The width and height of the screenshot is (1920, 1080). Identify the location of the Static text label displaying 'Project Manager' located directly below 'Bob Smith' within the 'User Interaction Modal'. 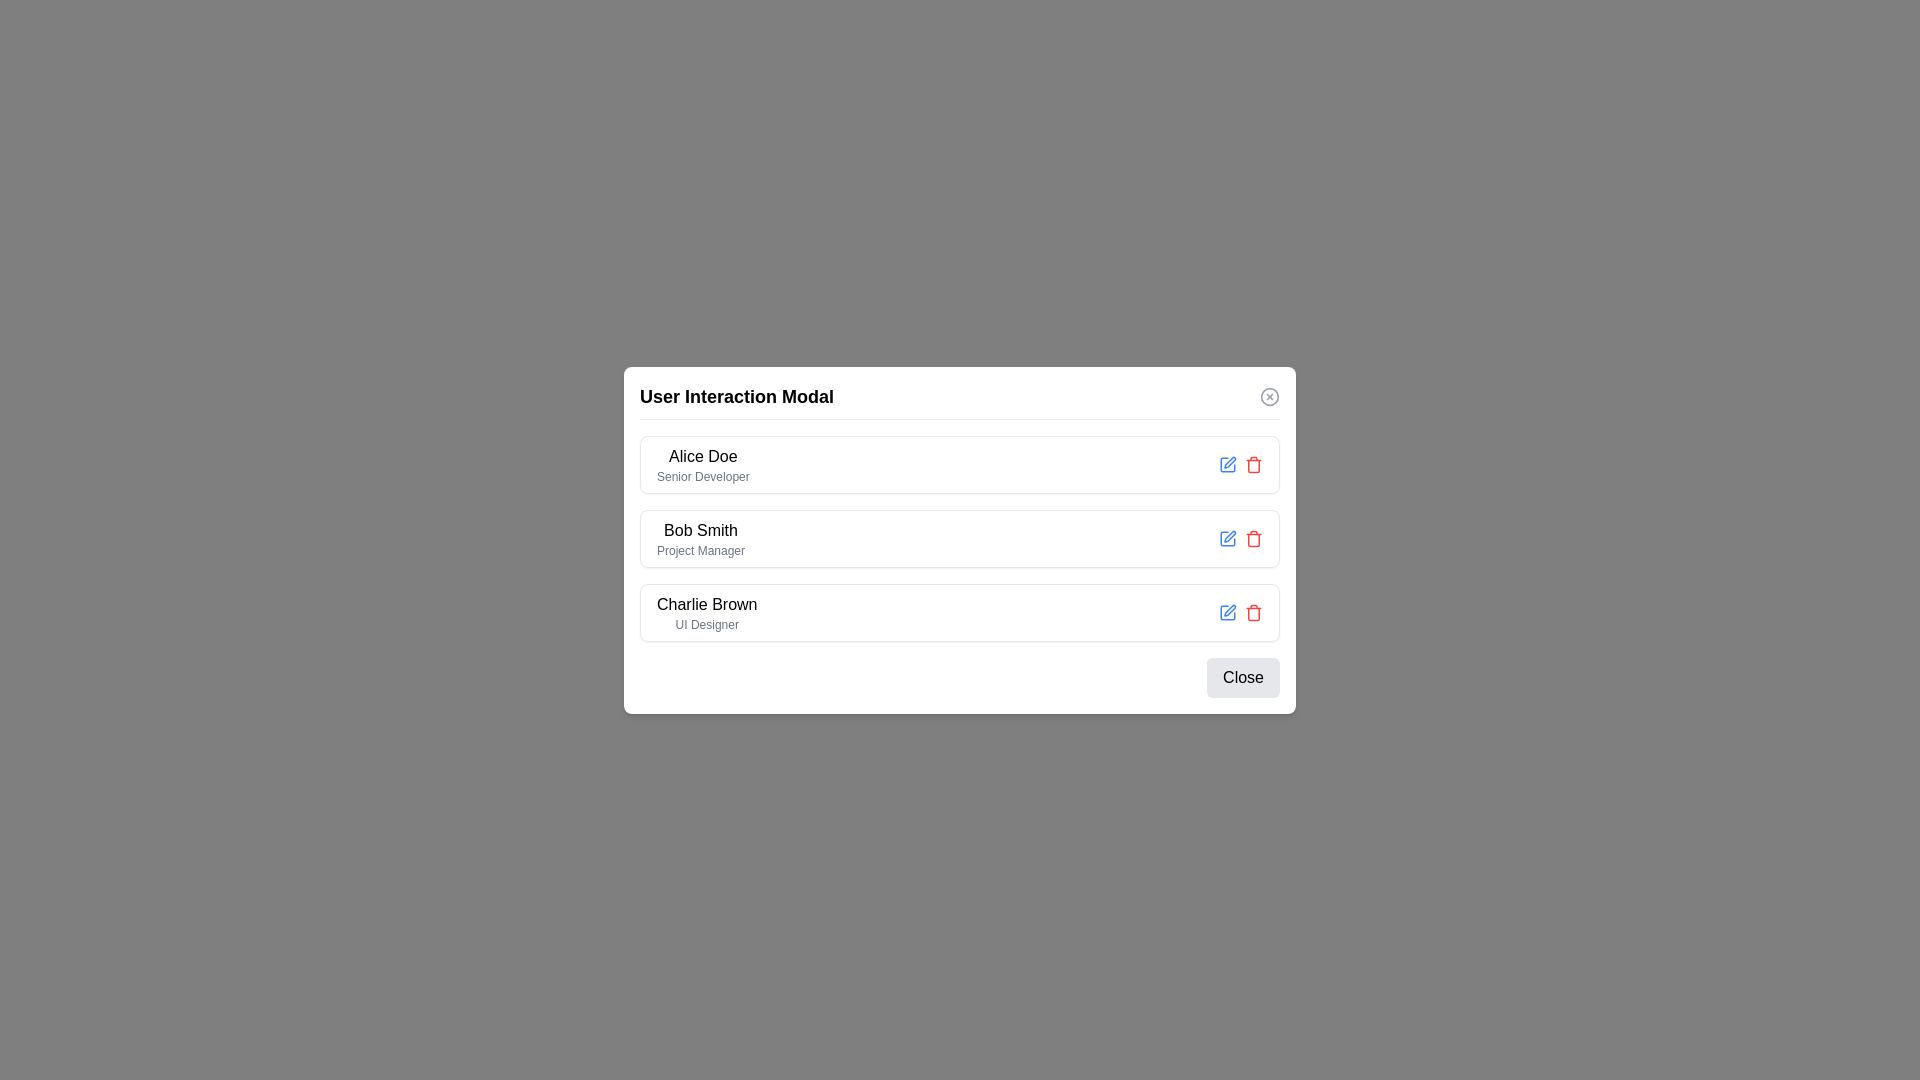
(700, 550).